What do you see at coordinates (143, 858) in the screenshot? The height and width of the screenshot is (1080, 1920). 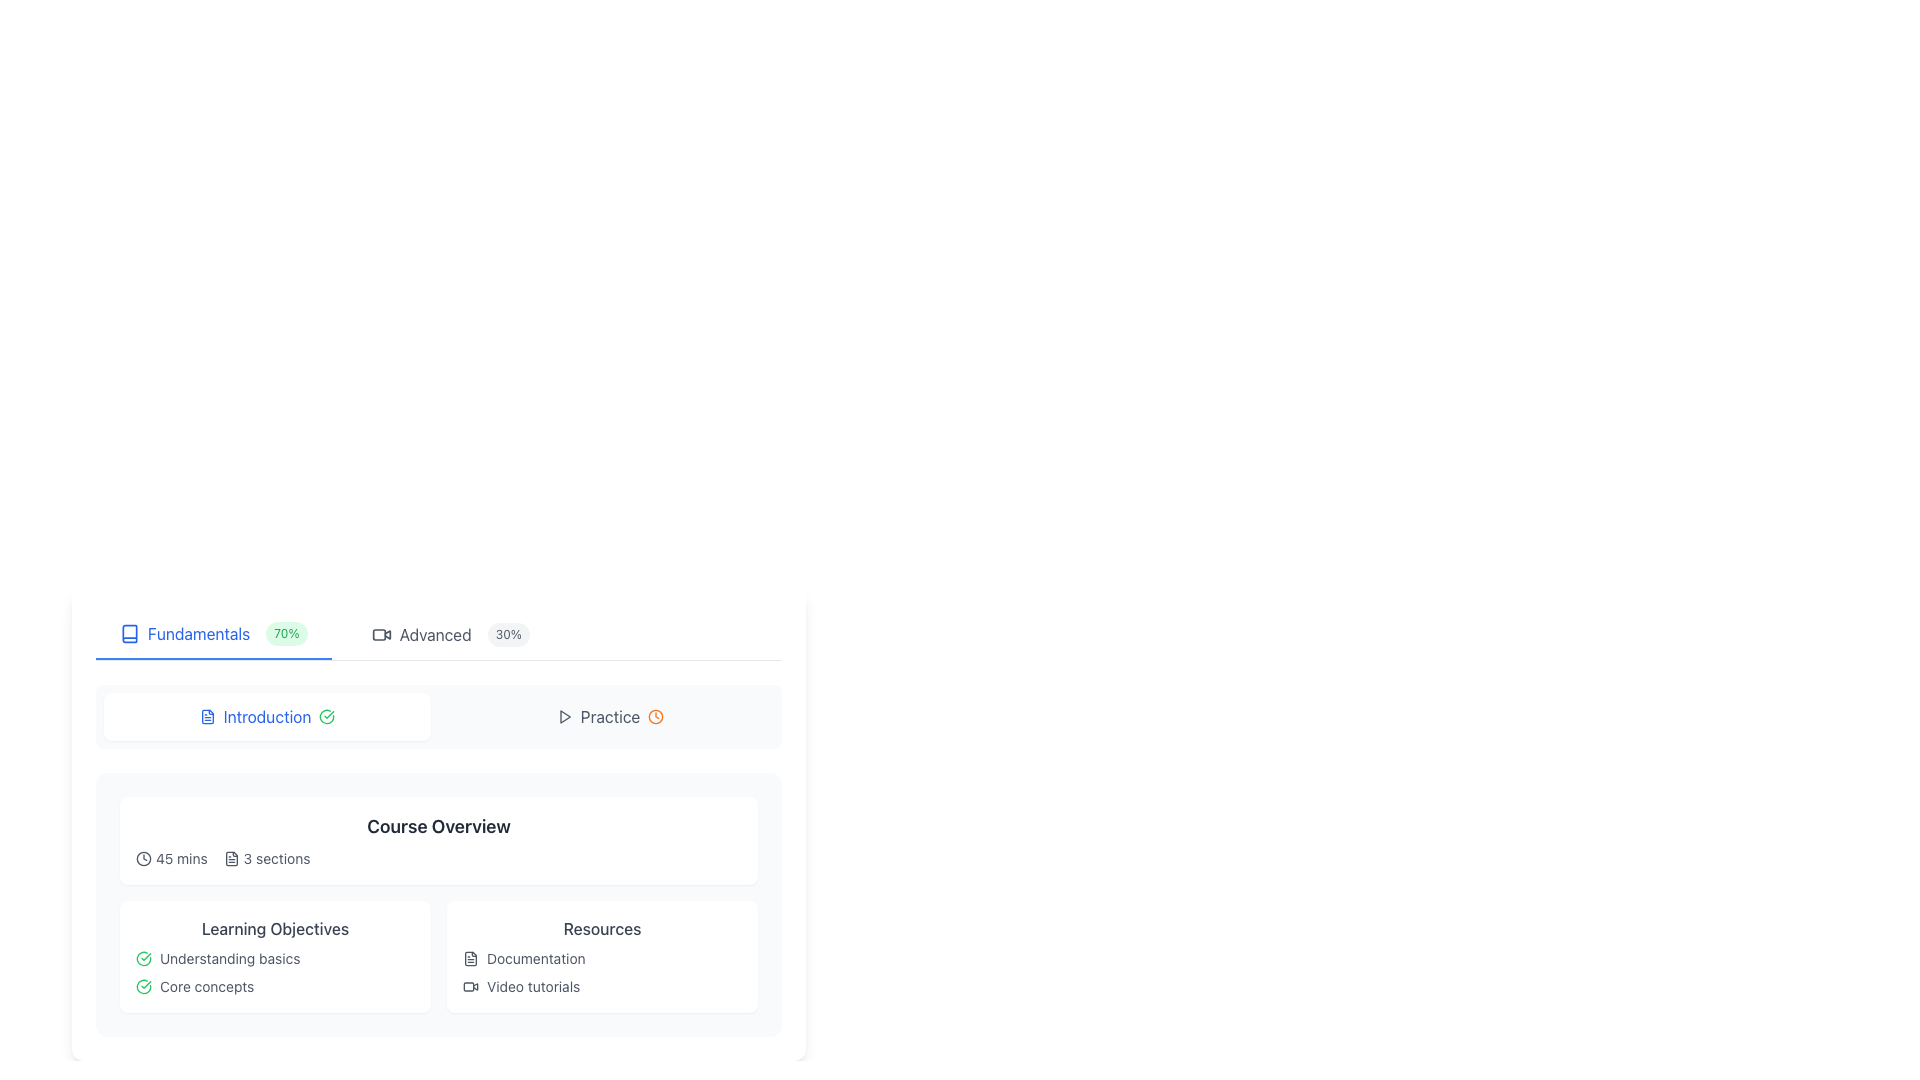 I see `the appearance of the circular graphical element that is part of a clock icon, located in the lower-left section of the application interface` at bounding box center [143, 858].